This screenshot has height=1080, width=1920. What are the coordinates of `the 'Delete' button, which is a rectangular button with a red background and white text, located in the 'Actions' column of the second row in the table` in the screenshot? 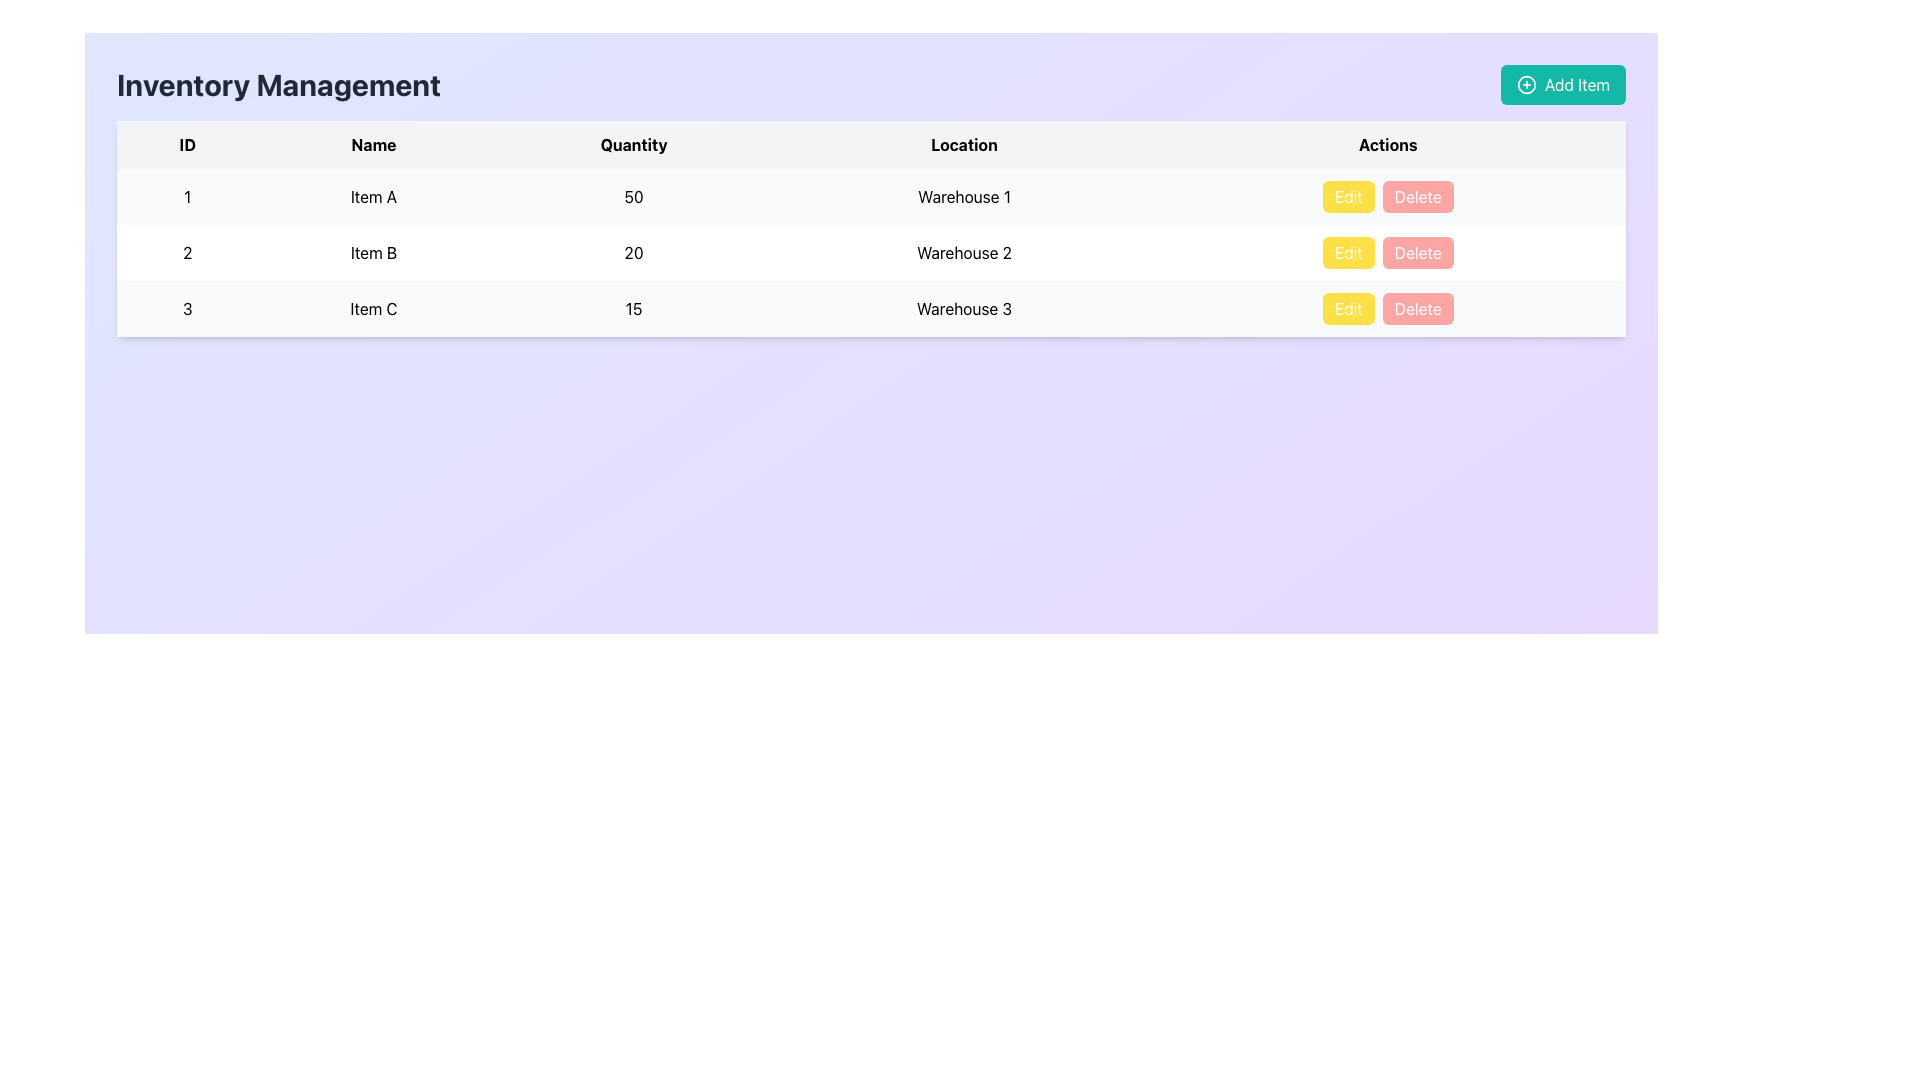 It's located at (1417, 252).